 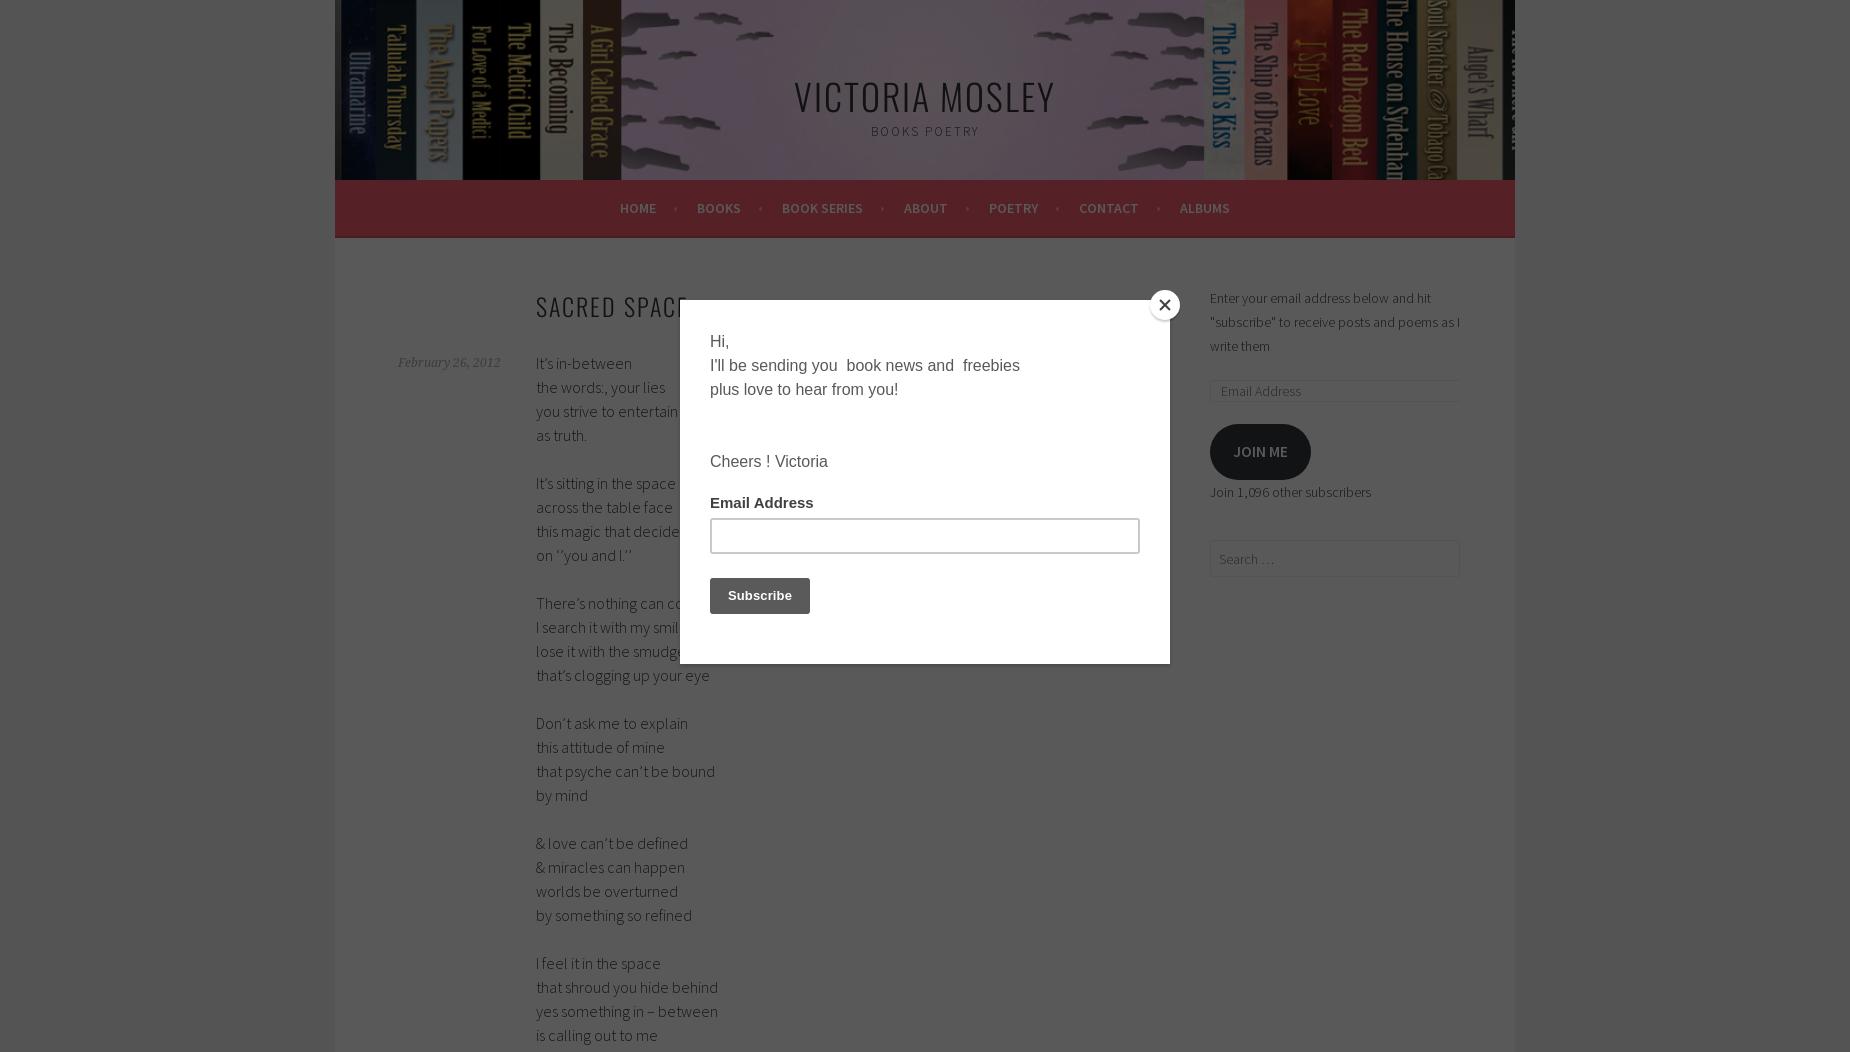 I want to click on 'Join 1,096 other subscribers', so click(x=1209, y=491).